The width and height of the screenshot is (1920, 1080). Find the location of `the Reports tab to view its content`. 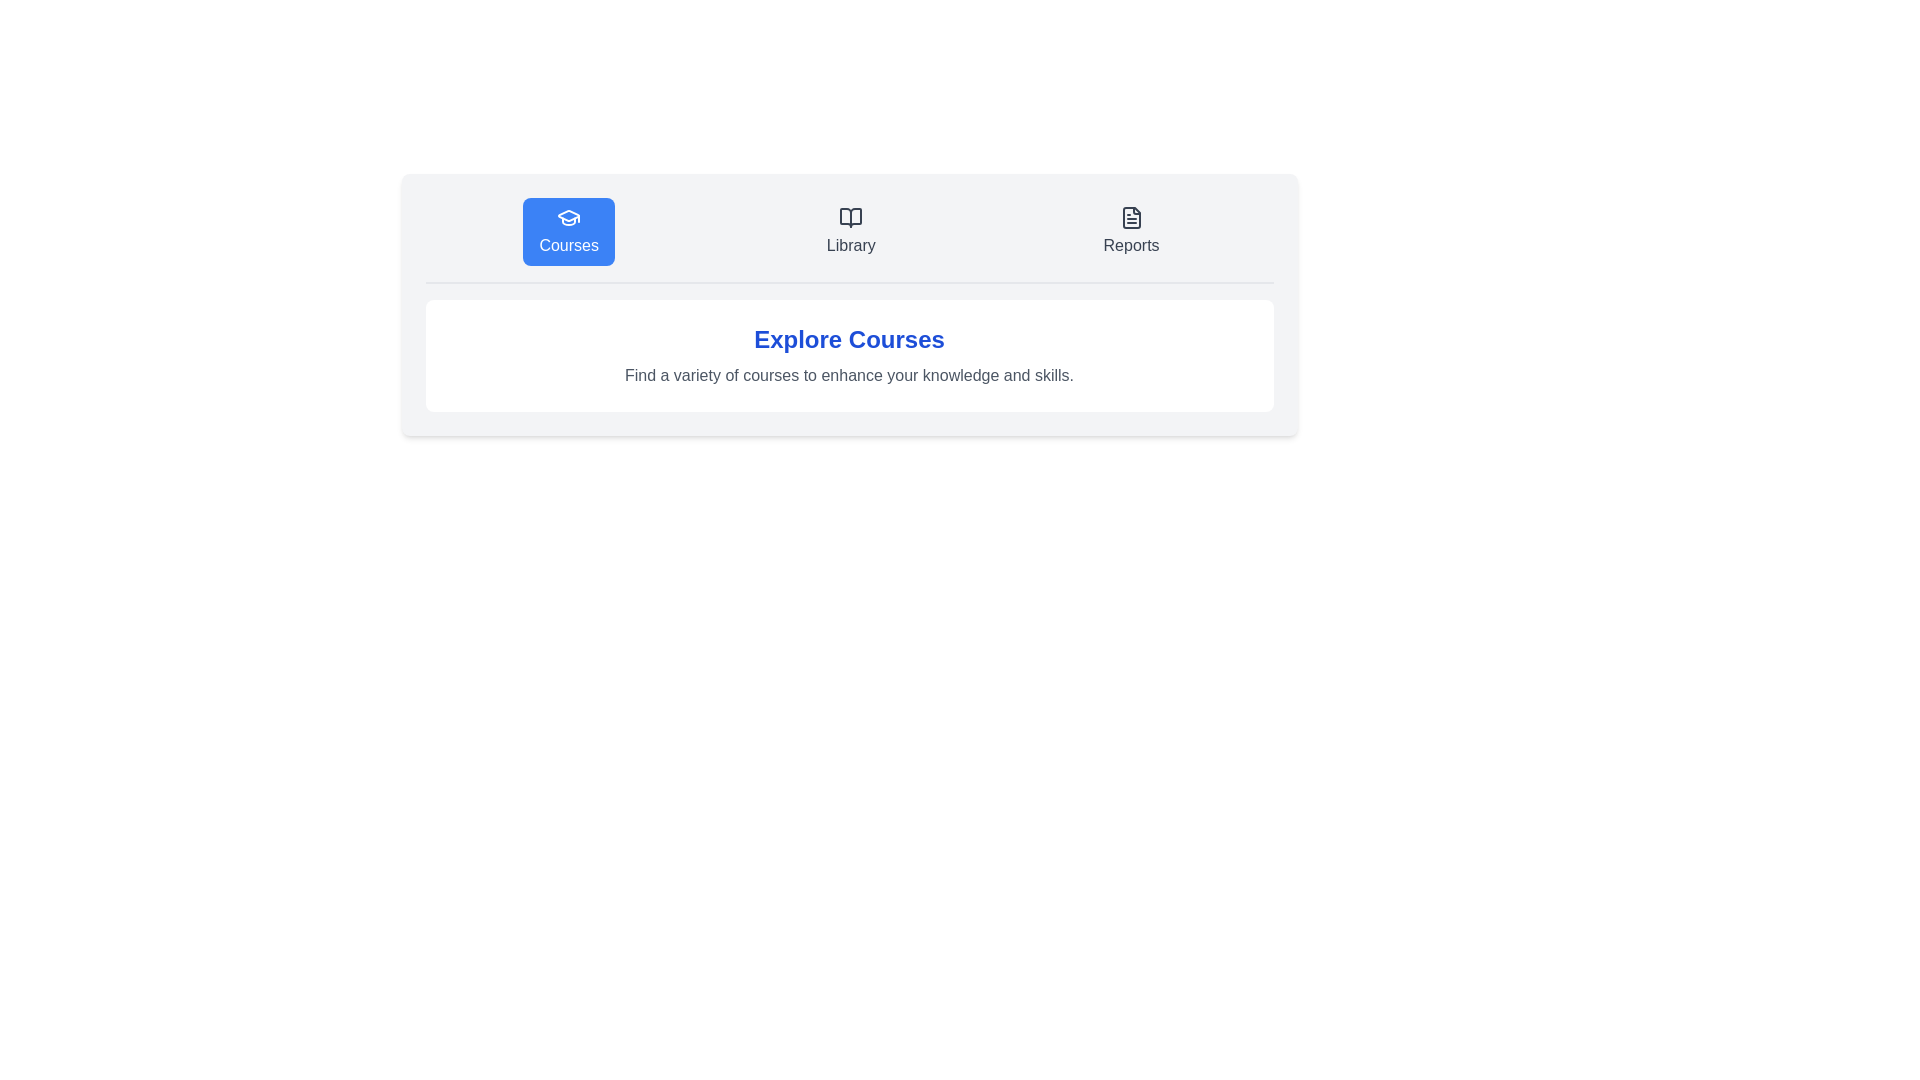

the Reports tab to view its content is located at coordinates (1131, 230).